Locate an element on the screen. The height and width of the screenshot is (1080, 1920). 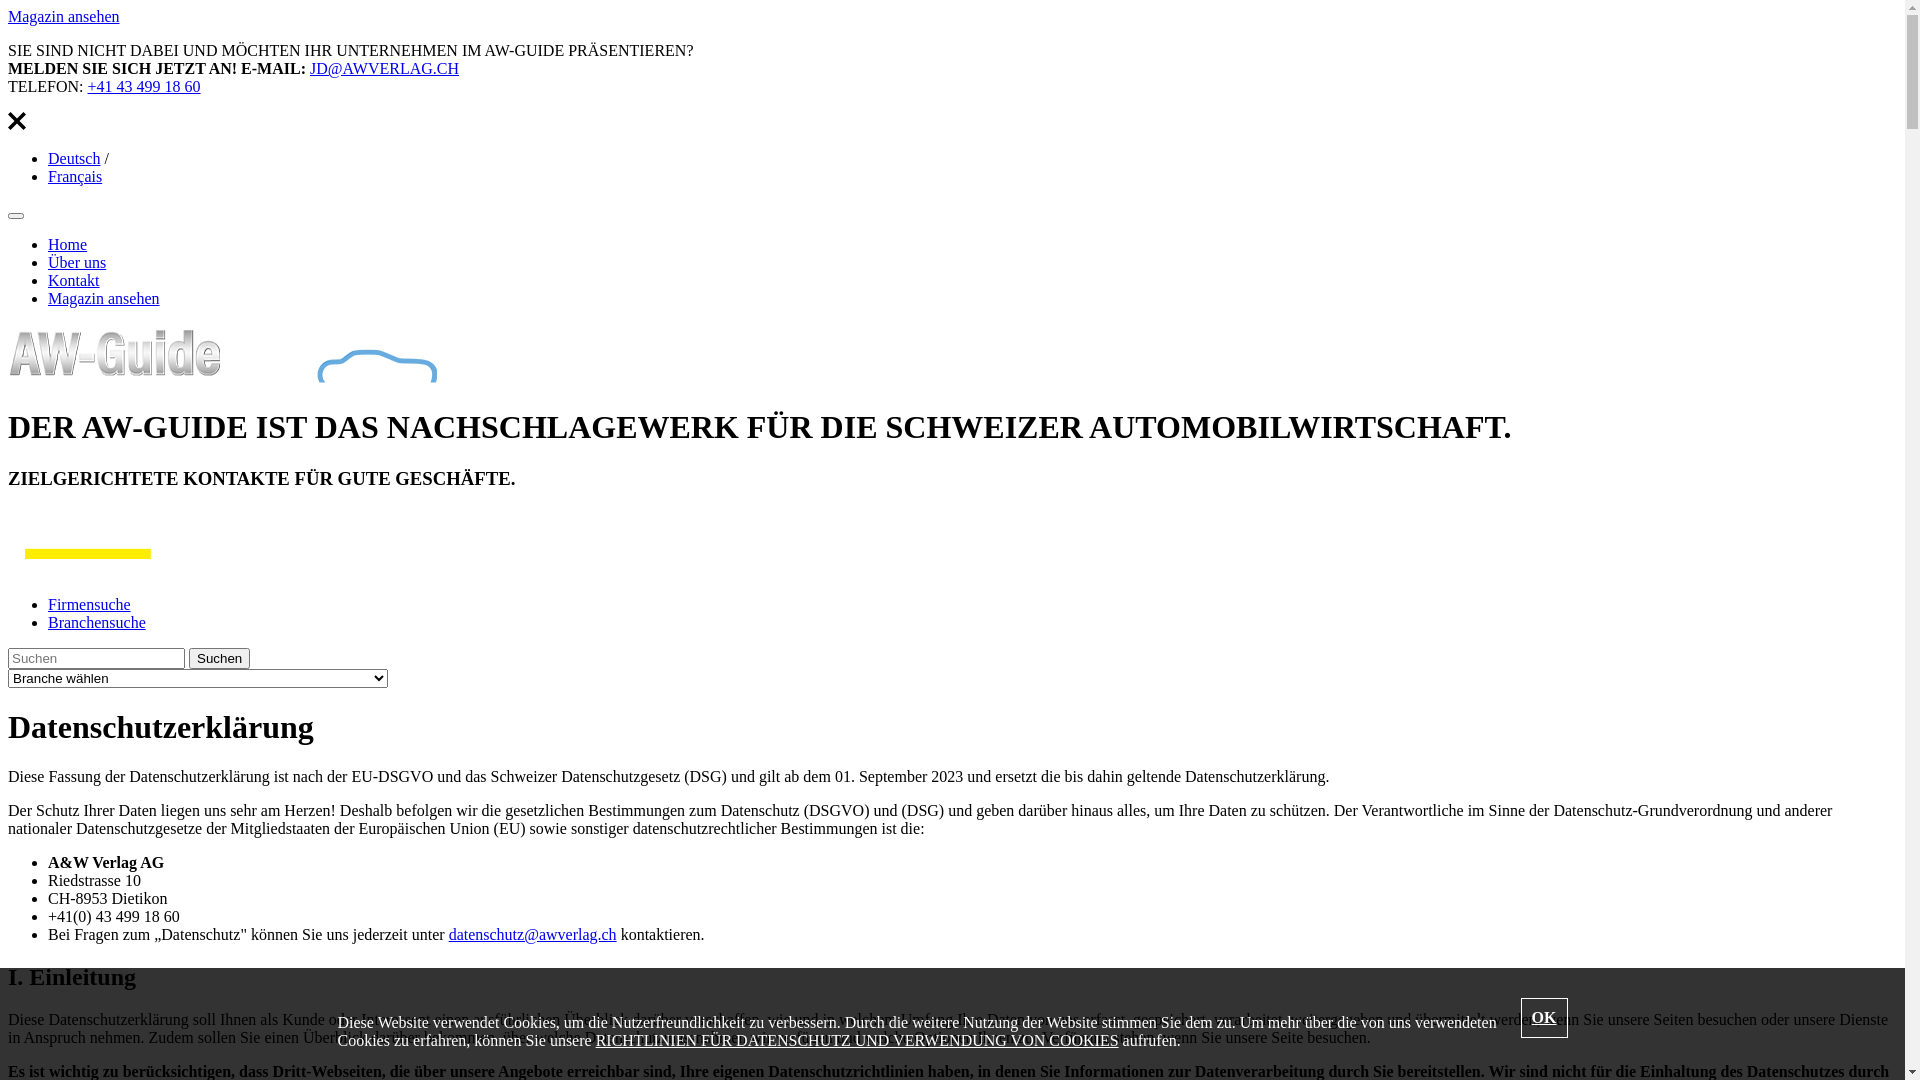
'Firmensuche' is located at coordinates (88, 603).